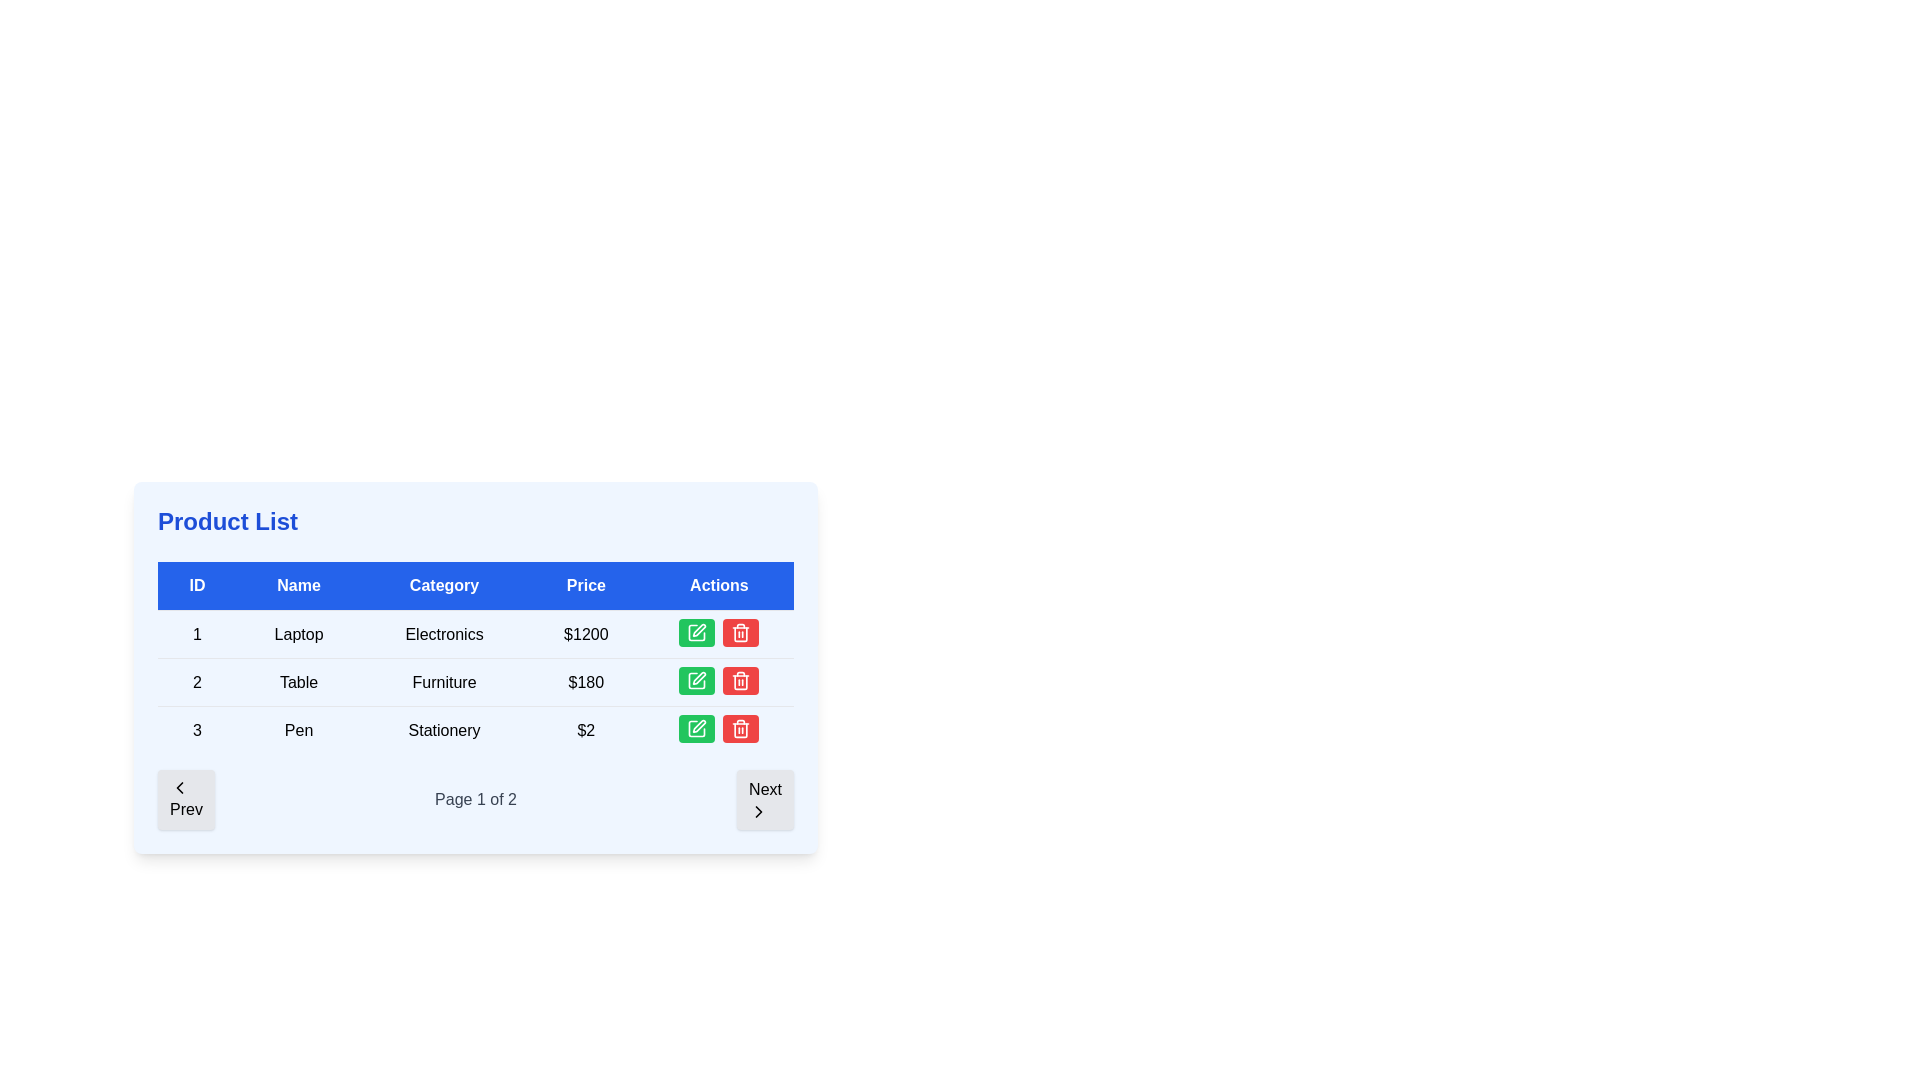  What do you see at coordinates (758, 812) in the screenshot?
I see `the chevron icon within the 'Next' button located at the bottom-right corner of the tabular layout` at bounding box center [758, 812].